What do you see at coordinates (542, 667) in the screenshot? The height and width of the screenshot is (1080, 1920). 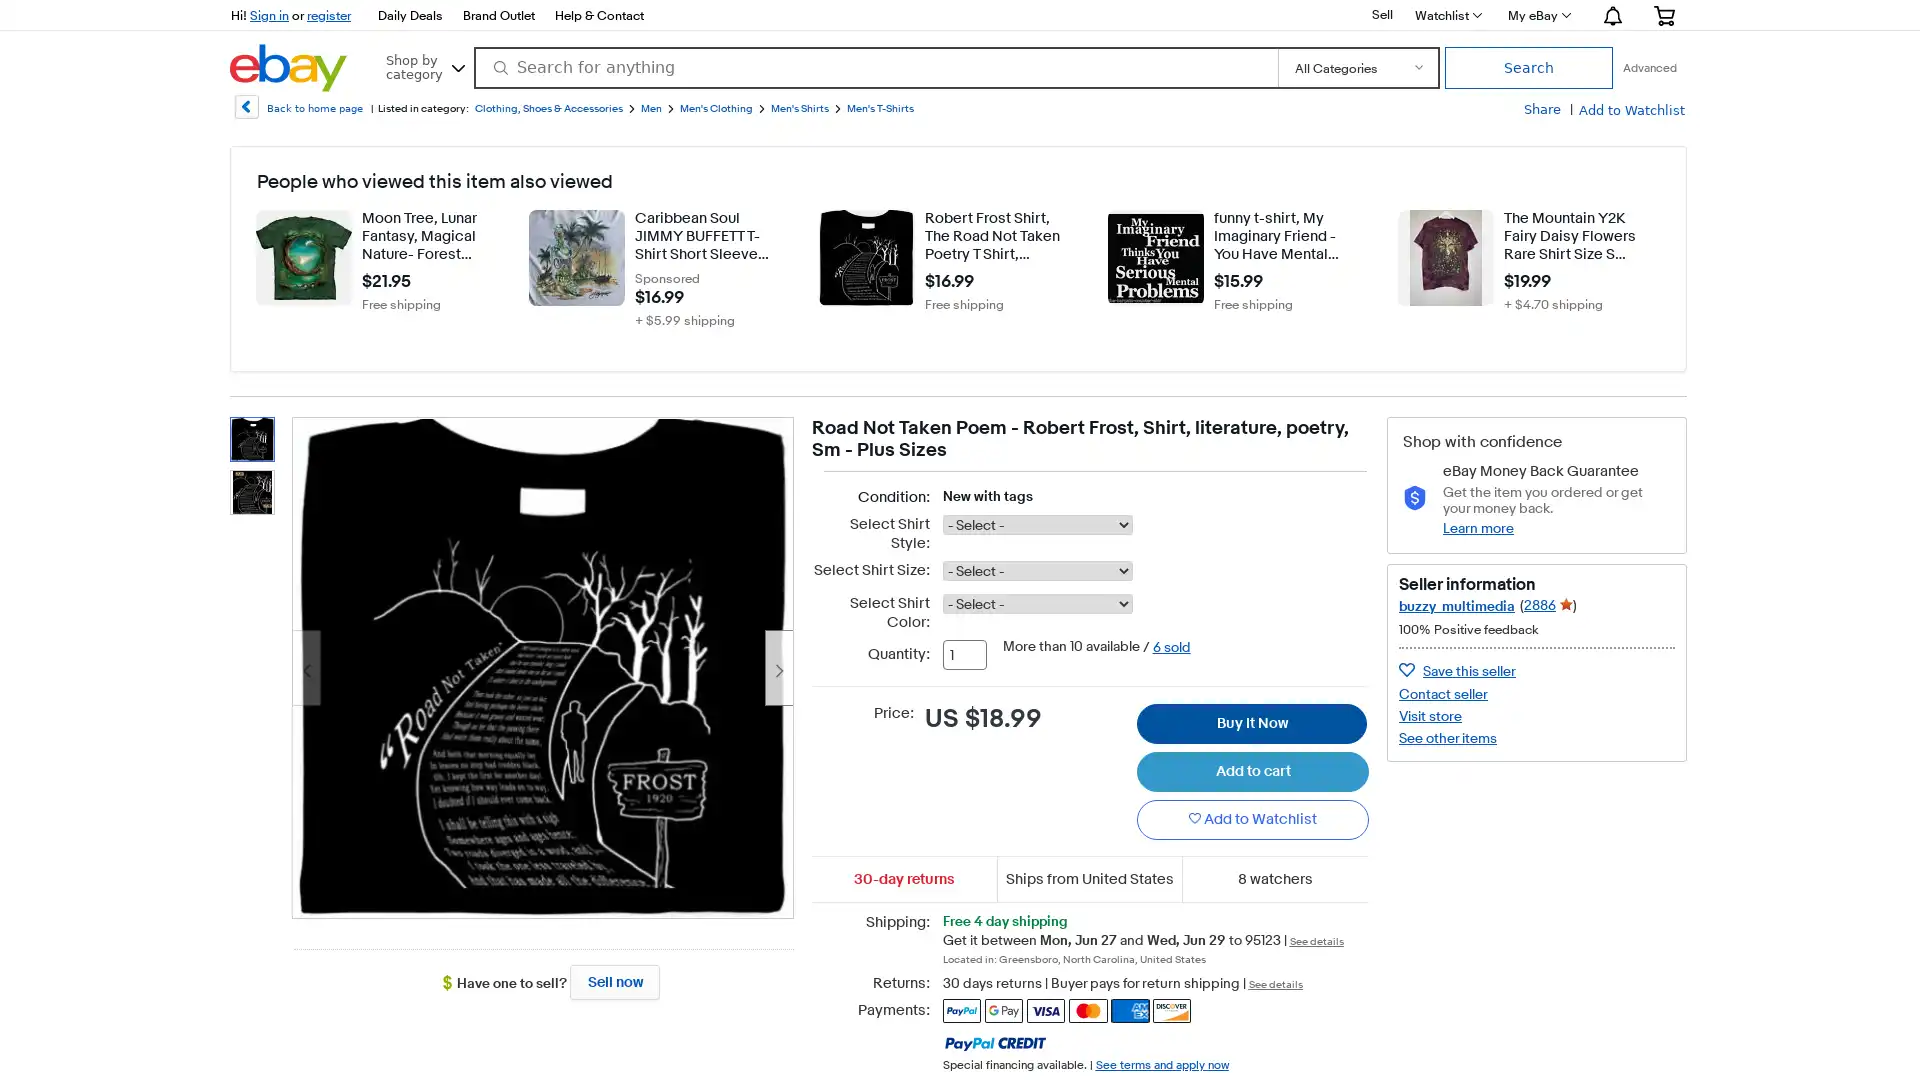 I see `Item image 1 of 2. Opens image gallery.` at bounding box center [542, 667].